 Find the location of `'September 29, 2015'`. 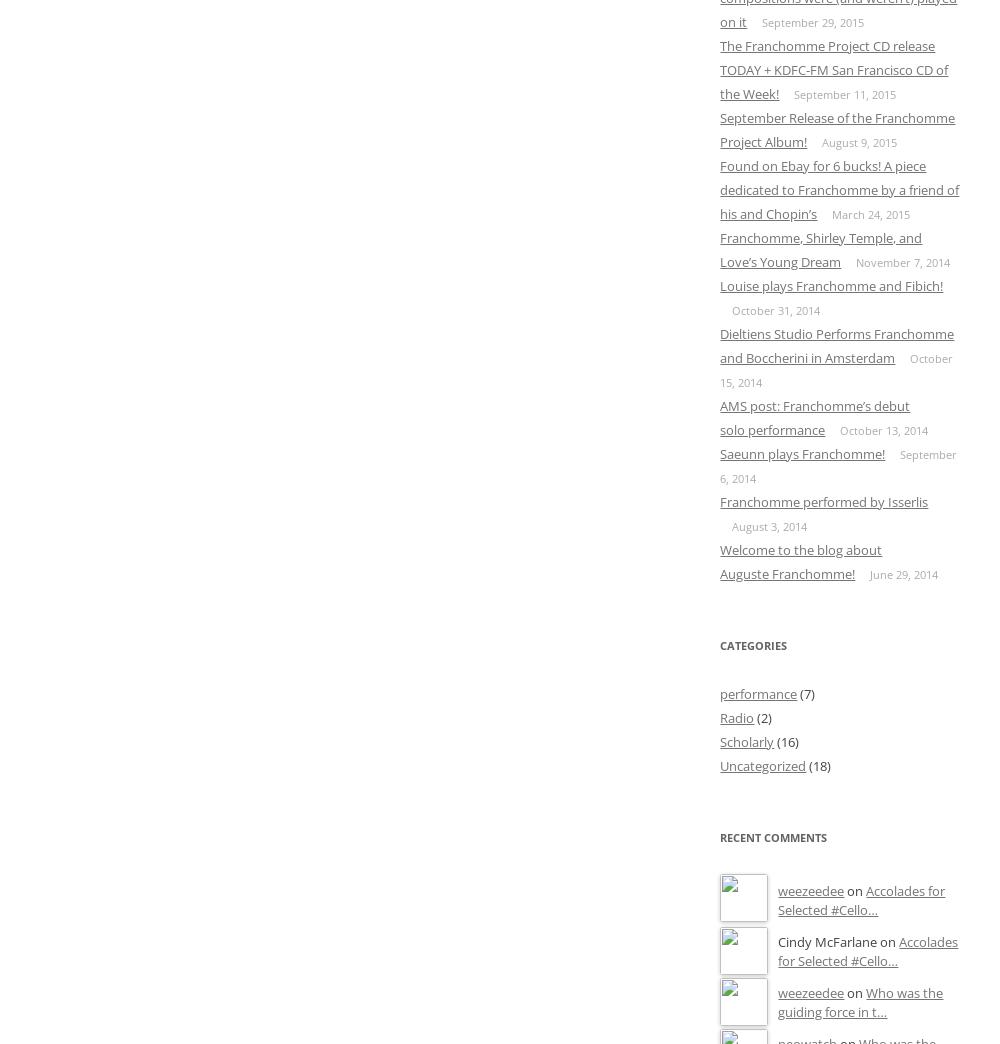

'September 29, 2015' is located at coordinates (812, 20).